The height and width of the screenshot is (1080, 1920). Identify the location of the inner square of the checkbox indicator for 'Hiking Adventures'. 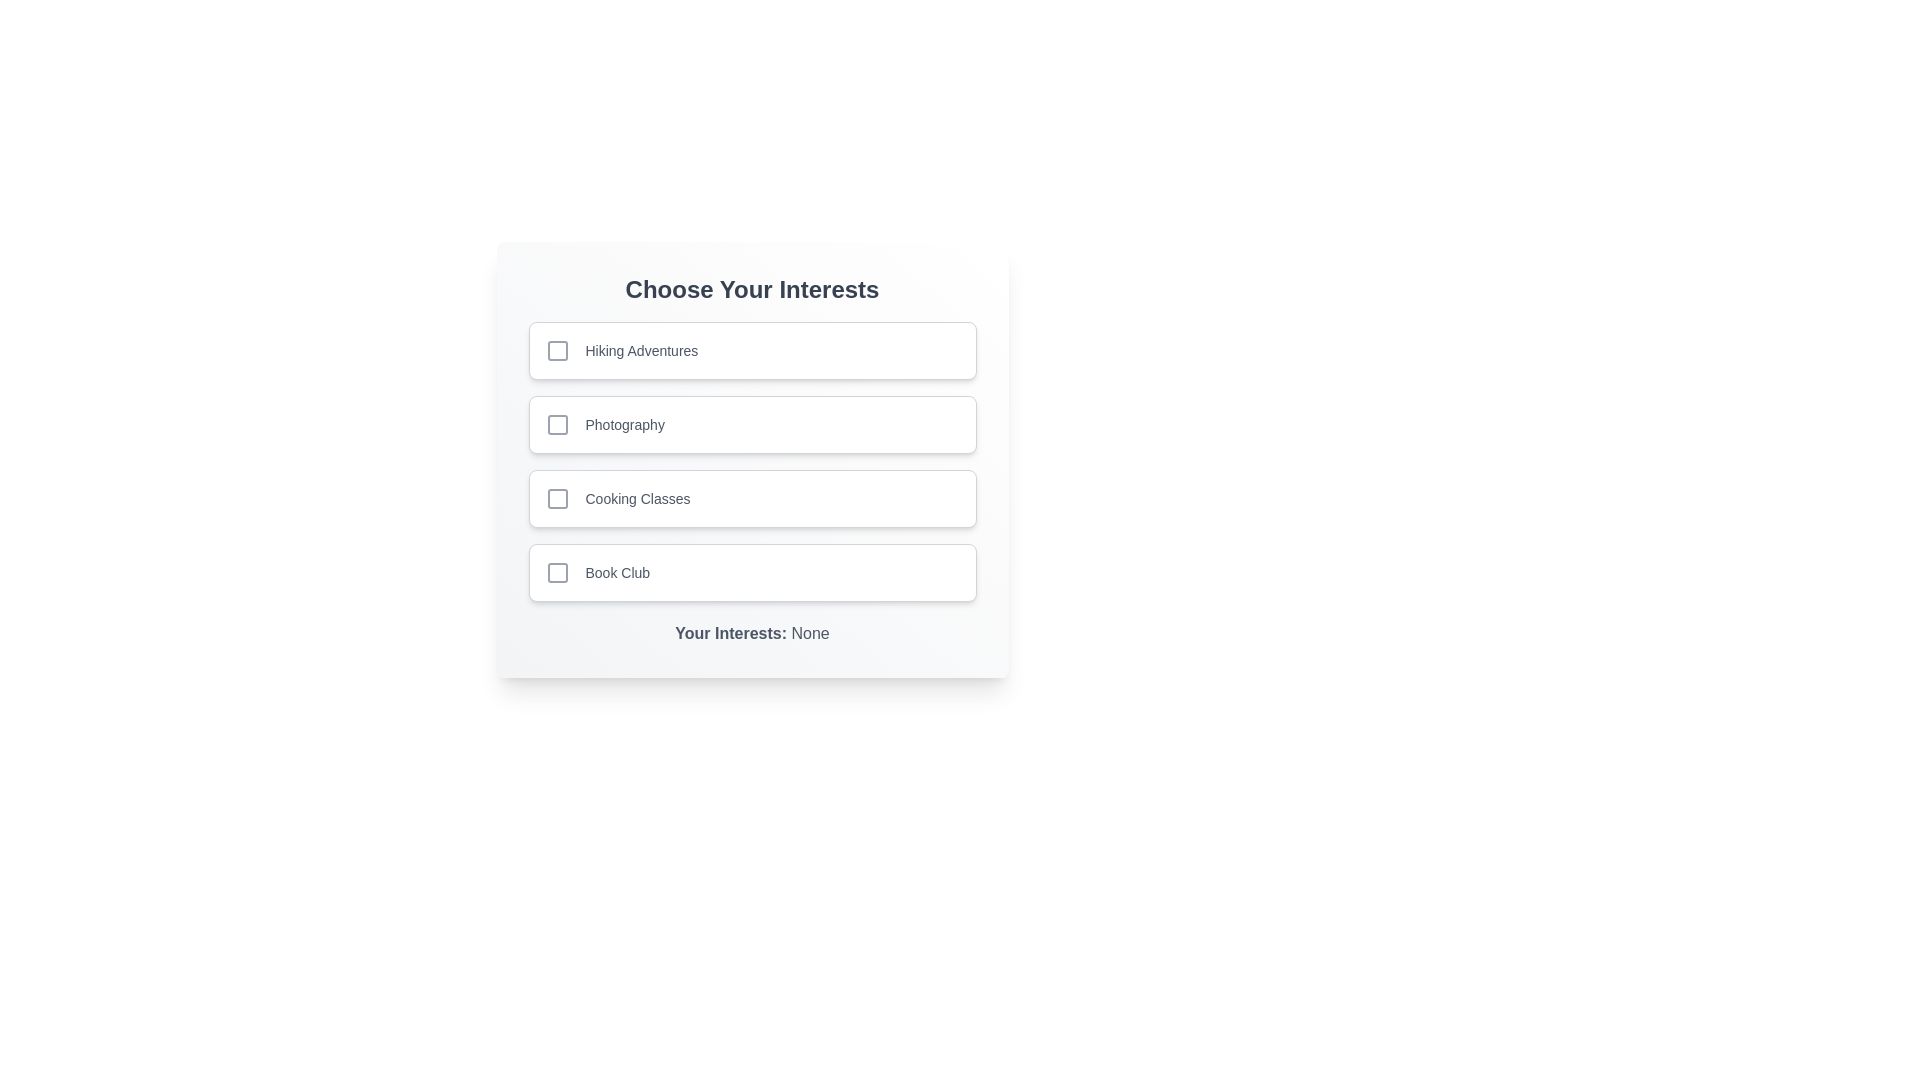
(557, 350).